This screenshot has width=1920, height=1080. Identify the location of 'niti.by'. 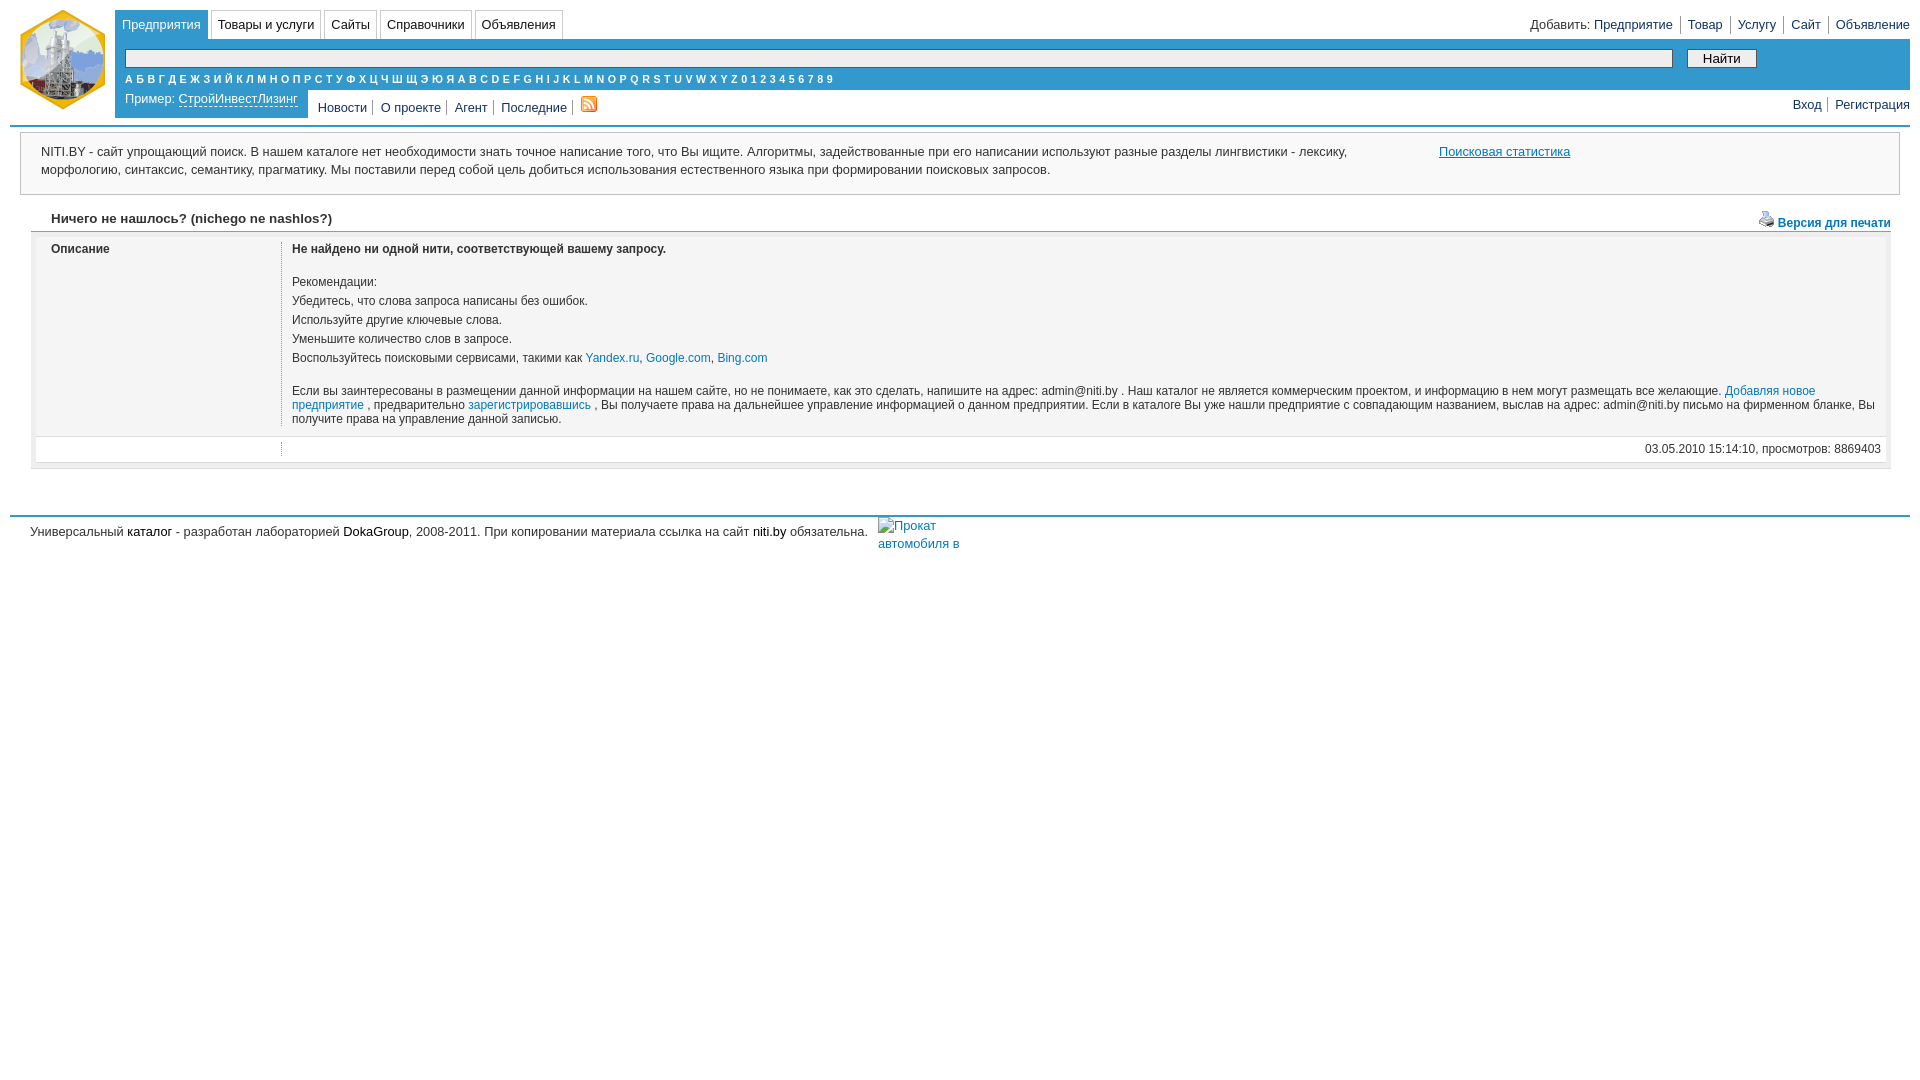
(768, 530).